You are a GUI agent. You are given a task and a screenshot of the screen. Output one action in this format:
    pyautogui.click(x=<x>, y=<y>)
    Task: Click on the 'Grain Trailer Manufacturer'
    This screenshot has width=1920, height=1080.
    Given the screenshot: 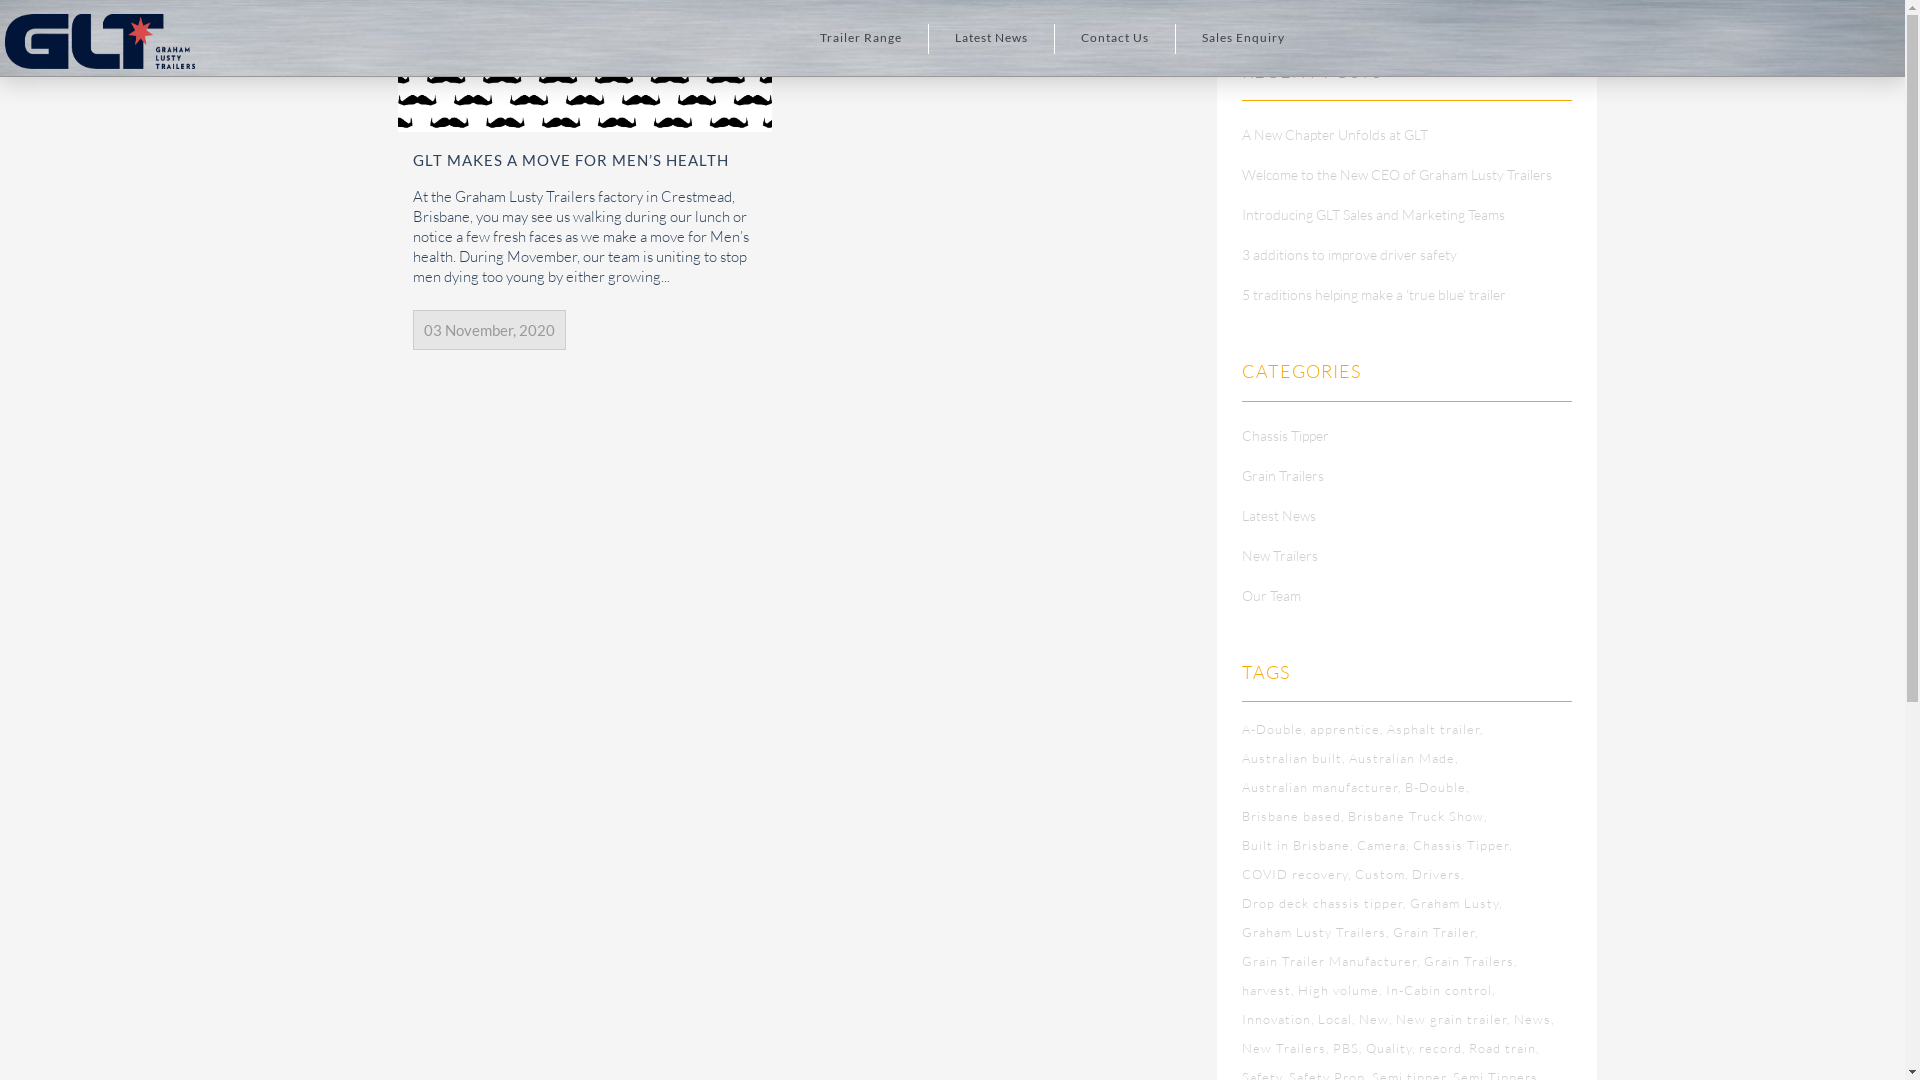 What is the action you would take?
    pyautogui.click(x=1331, y=959)
    